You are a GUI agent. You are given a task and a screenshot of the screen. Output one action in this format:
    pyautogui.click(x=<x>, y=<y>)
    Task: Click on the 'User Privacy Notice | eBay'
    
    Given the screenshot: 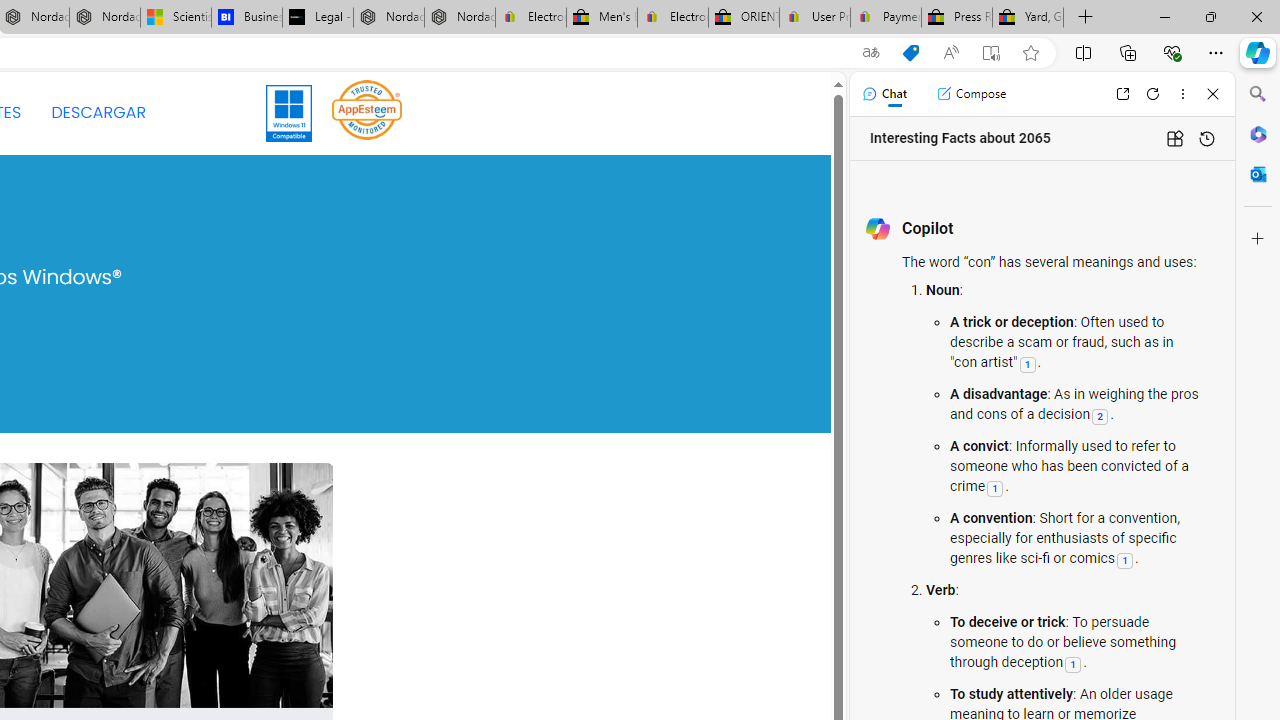 What is the action you would take?
    pyautogui.click(x=814, y=17)
    